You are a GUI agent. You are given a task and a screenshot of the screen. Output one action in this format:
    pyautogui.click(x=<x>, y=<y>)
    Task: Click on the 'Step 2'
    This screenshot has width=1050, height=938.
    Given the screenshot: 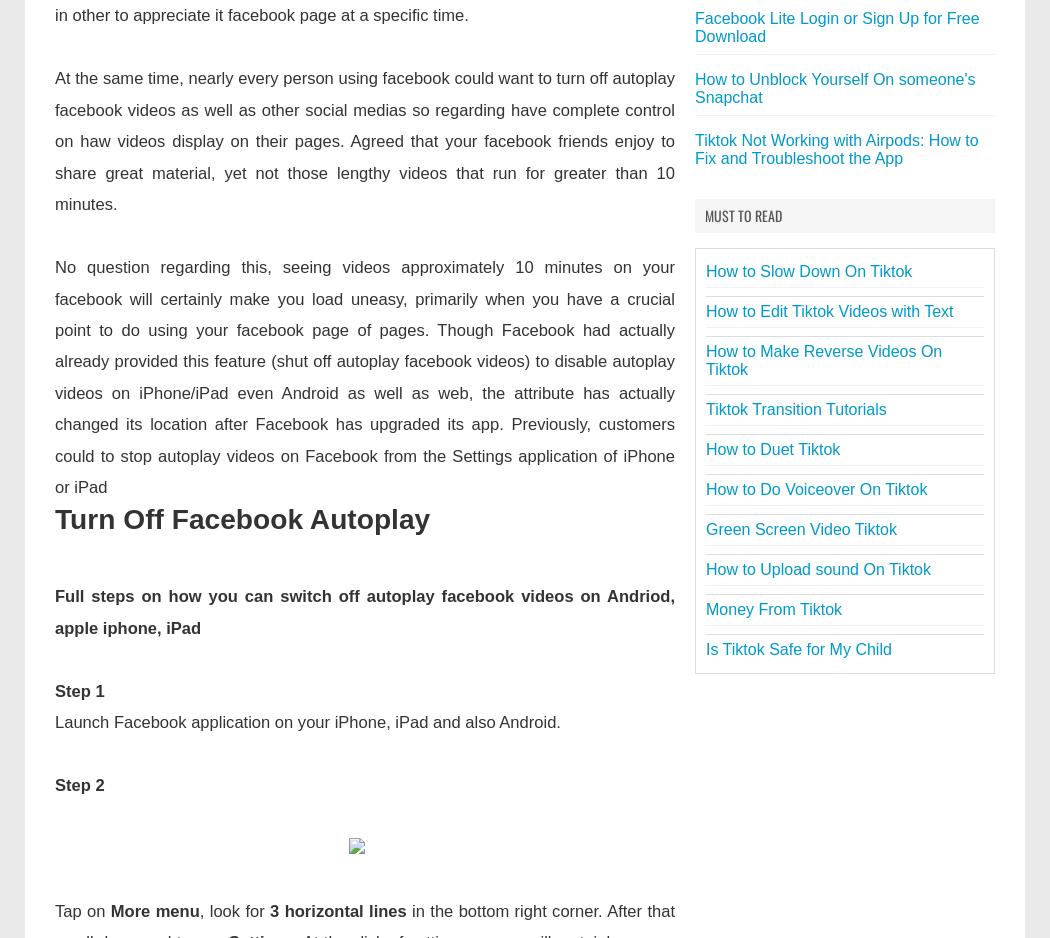 What is the action you would take?
    pyautogui.click(x=79, y=783)
    